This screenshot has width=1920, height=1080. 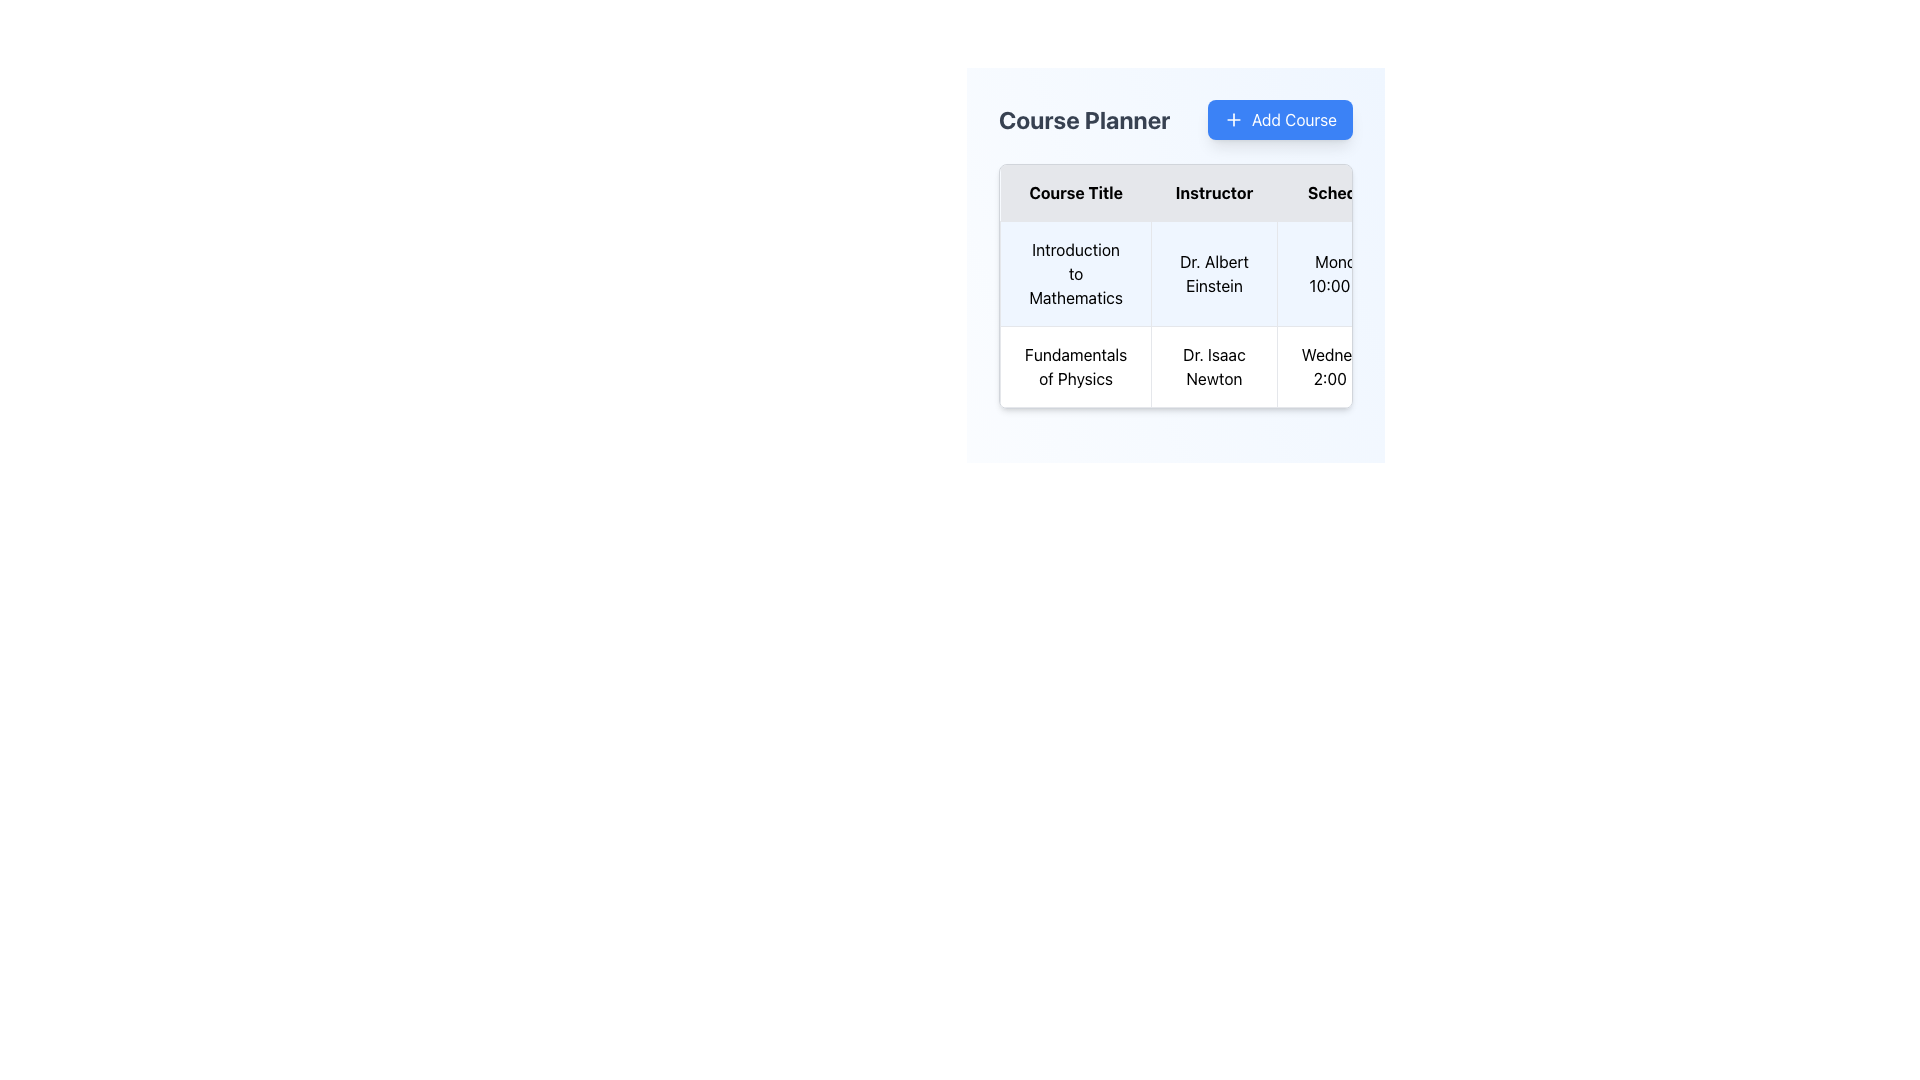 What do you see at coordinates (1344, 273) in the screenshot?
I see `the table cell displaying the scheduled time for the 'Introduction to Mathematics' course, located in the 'Schedule' column of the table` at bounding box center [1344, 273].